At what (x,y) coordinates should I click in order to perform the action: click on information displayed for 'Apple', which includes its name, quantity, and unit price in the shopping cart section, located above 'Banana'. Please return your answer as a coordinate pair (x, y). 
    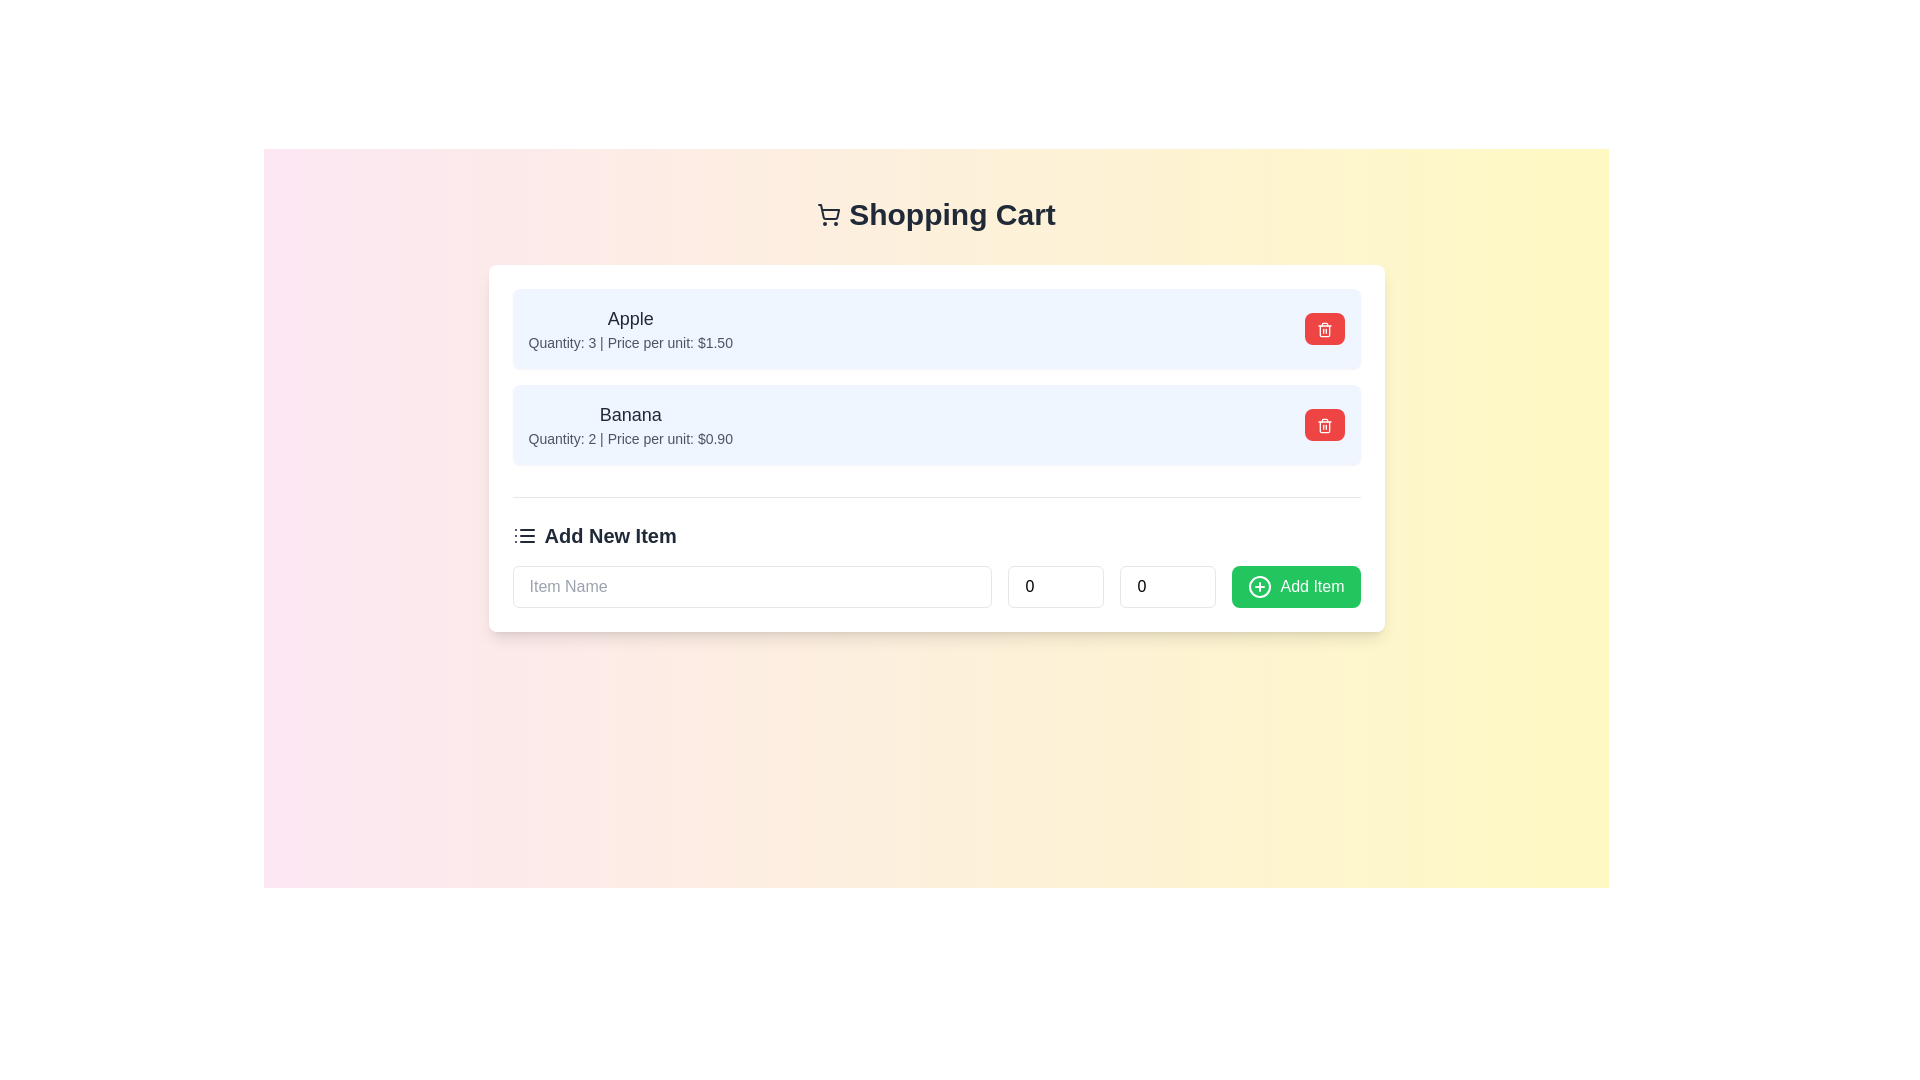
    Looking at the image, I should click on (629, 327).